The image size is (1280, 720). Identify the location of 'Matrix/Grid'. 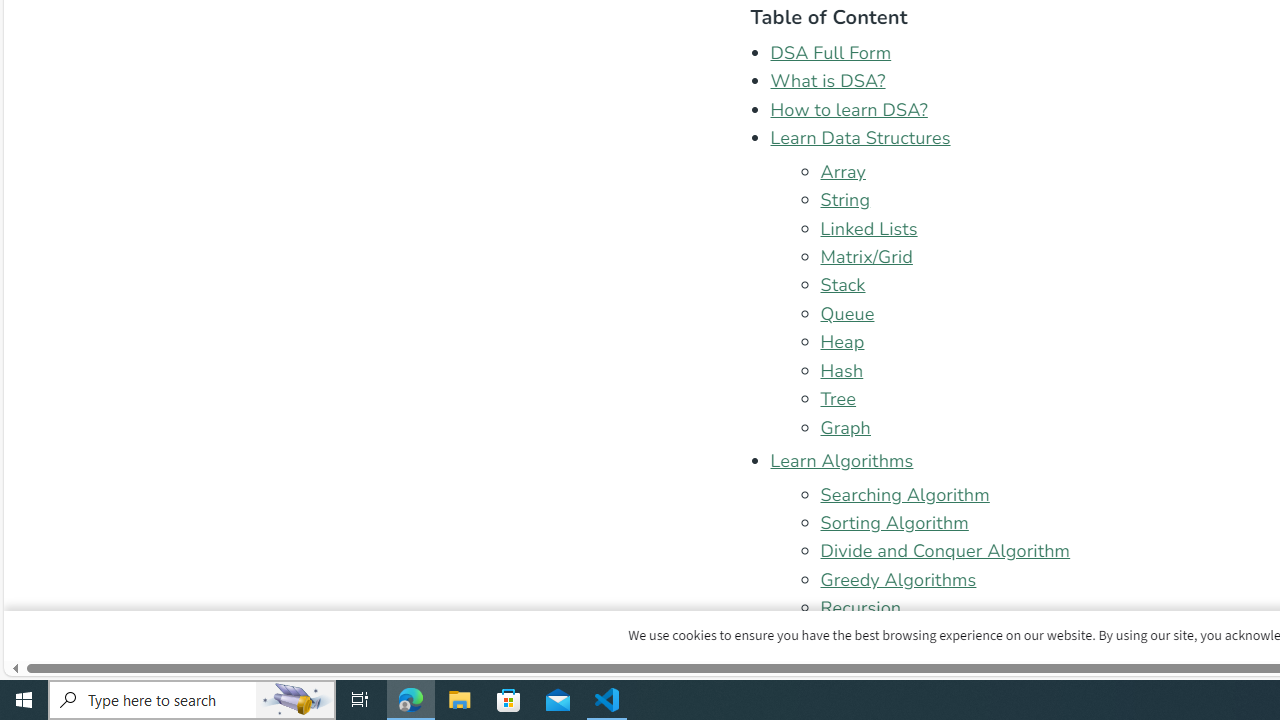
(866, 256).